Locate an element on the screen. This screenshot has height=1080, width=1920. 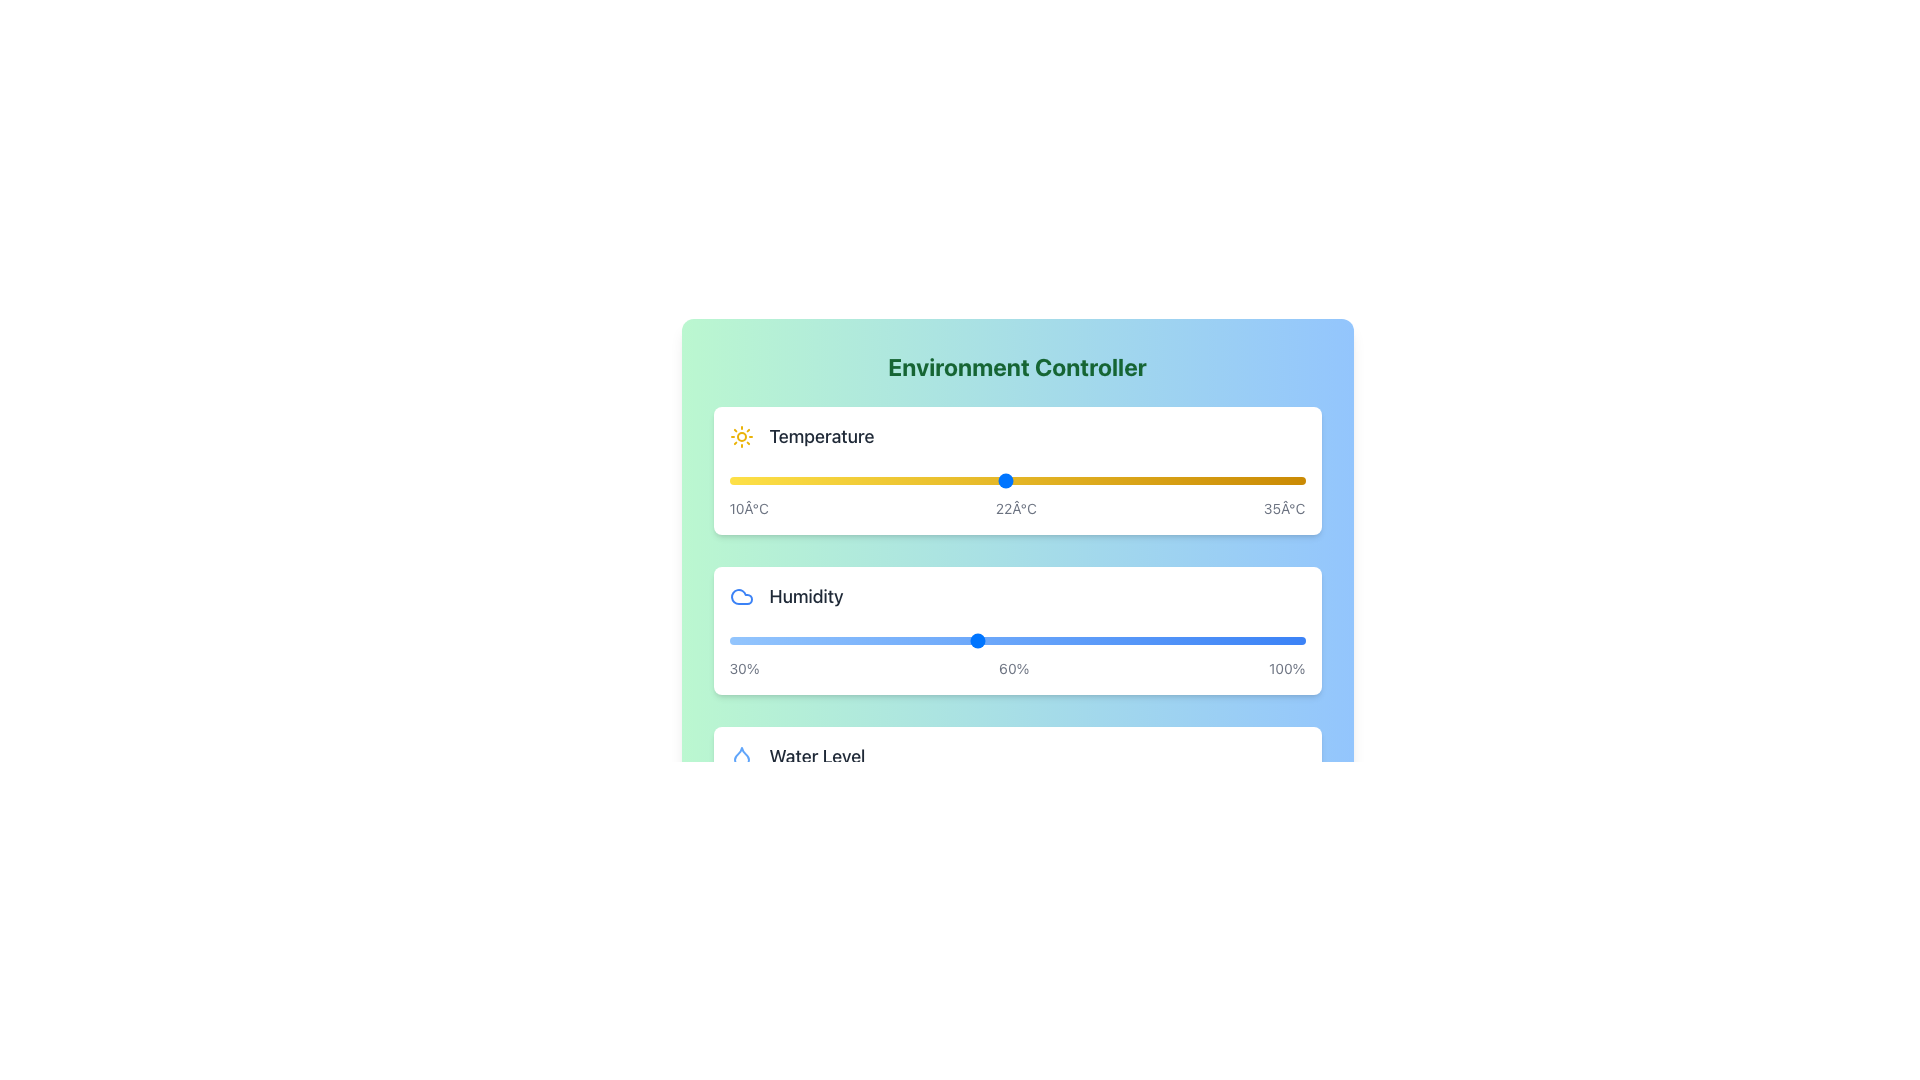
humidity is located at coordinates (1255, 640).